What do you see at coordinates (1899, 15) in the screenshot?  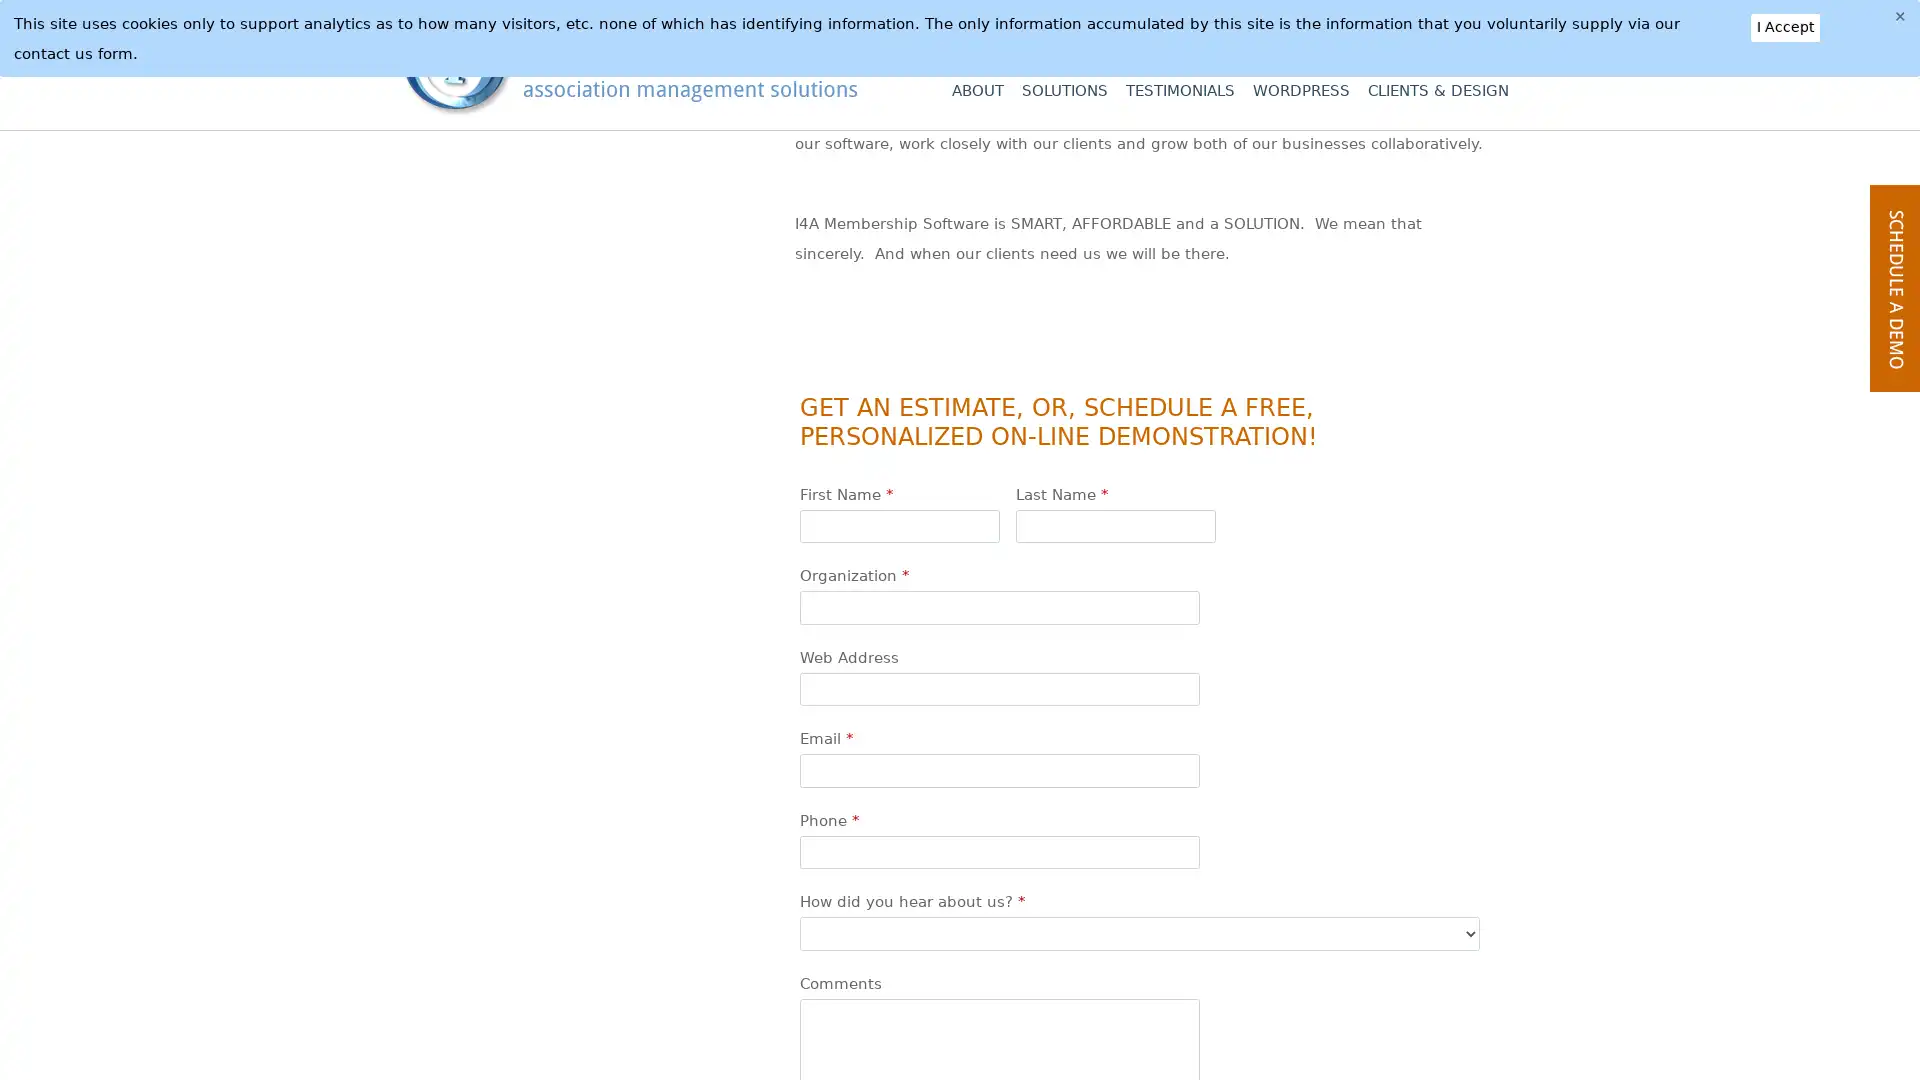 I see `Close` at bounding box center [1899, 15].